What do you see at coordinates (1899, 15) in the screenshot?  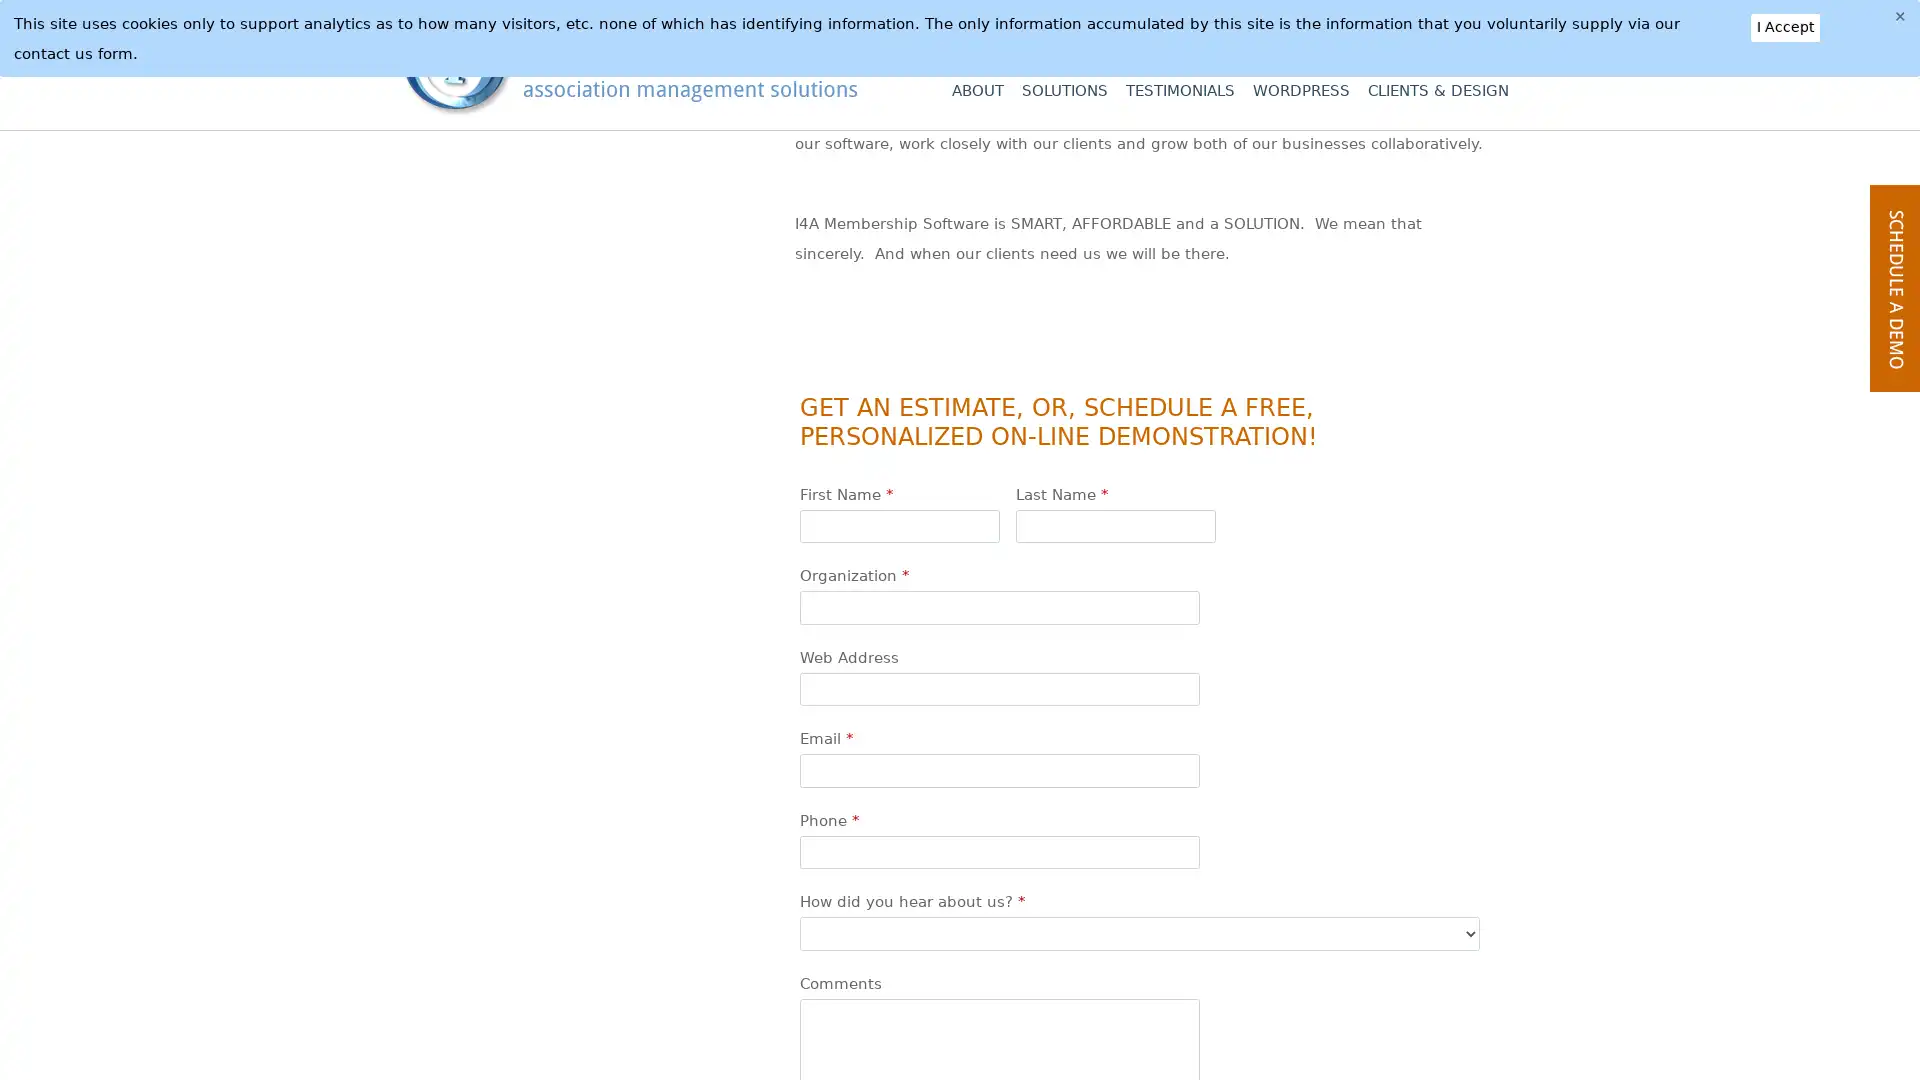 I see `Close` at bounding box center [1899, 15].